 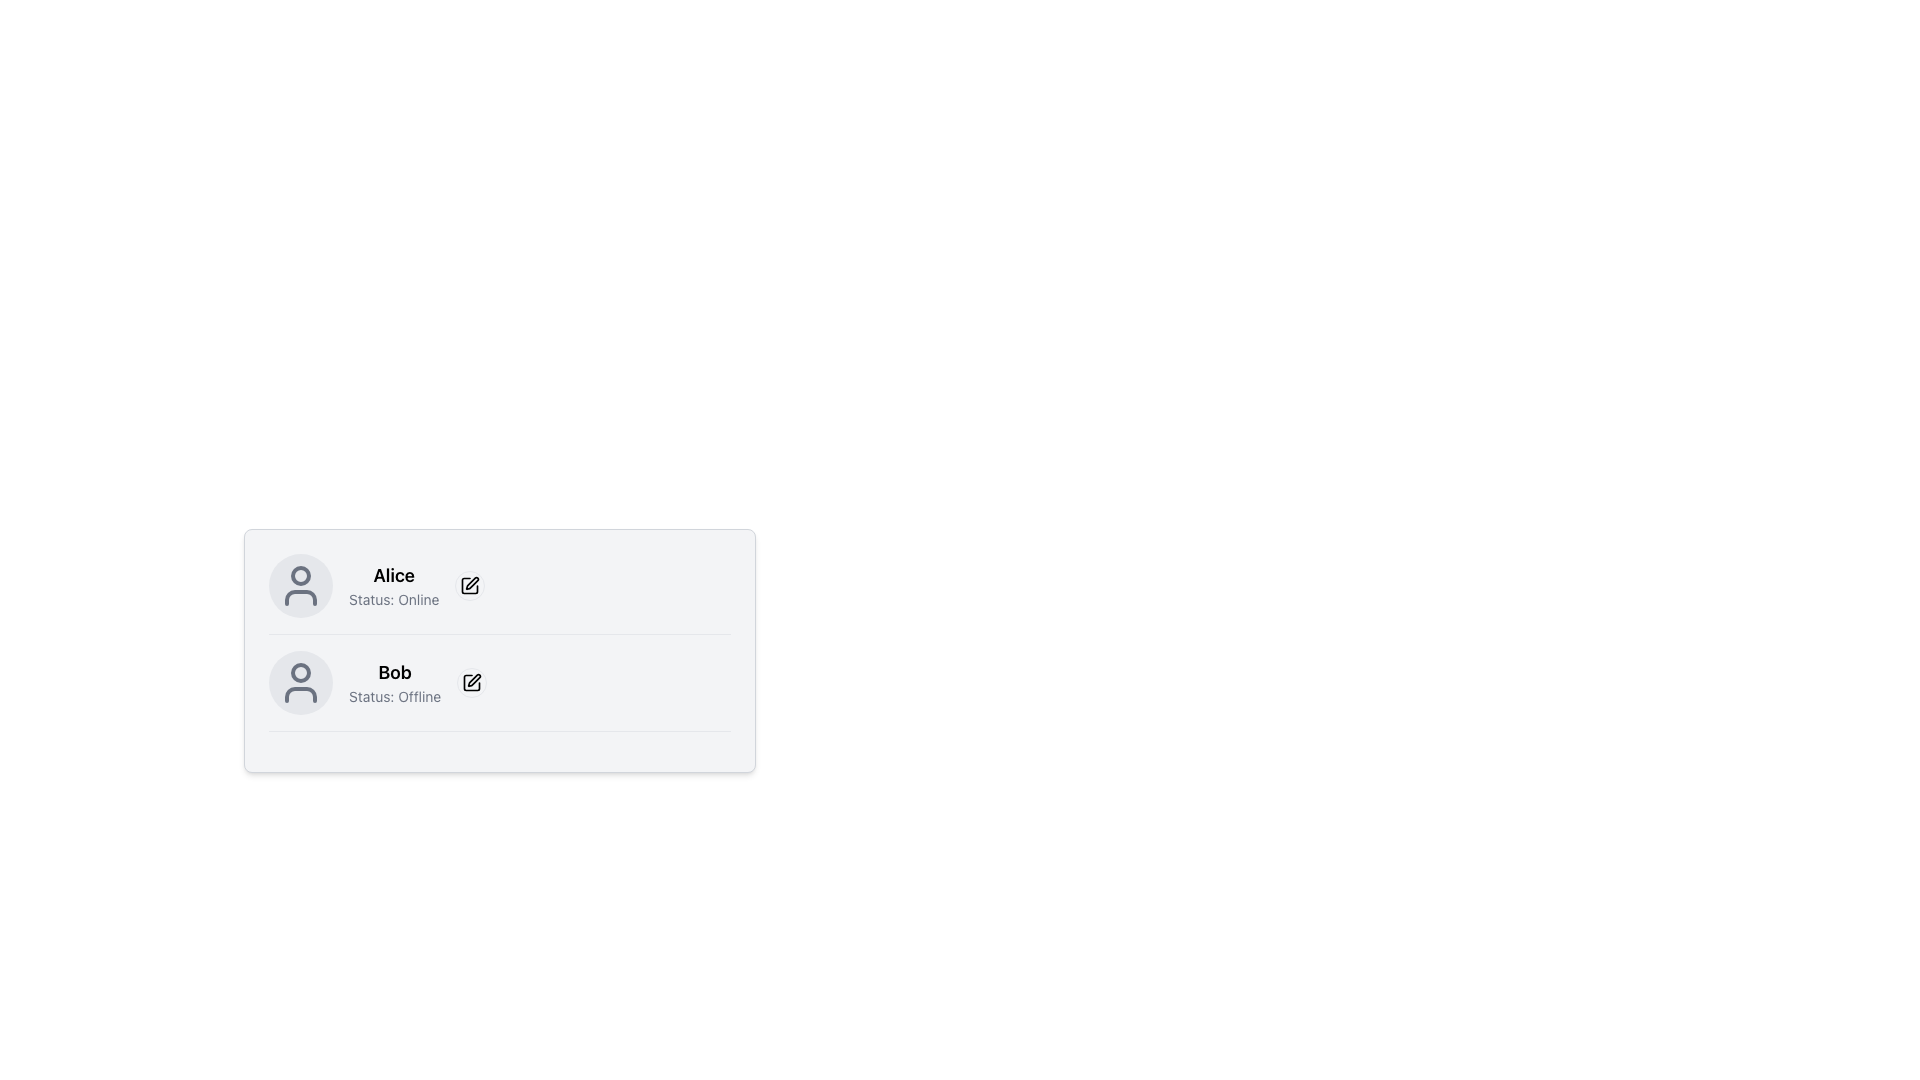 I want to click on the profile icon representing 'Alice', which is located within a rounded gray background at the top of the user list area, to the left of her name and status line, so click(x=300, y=585).